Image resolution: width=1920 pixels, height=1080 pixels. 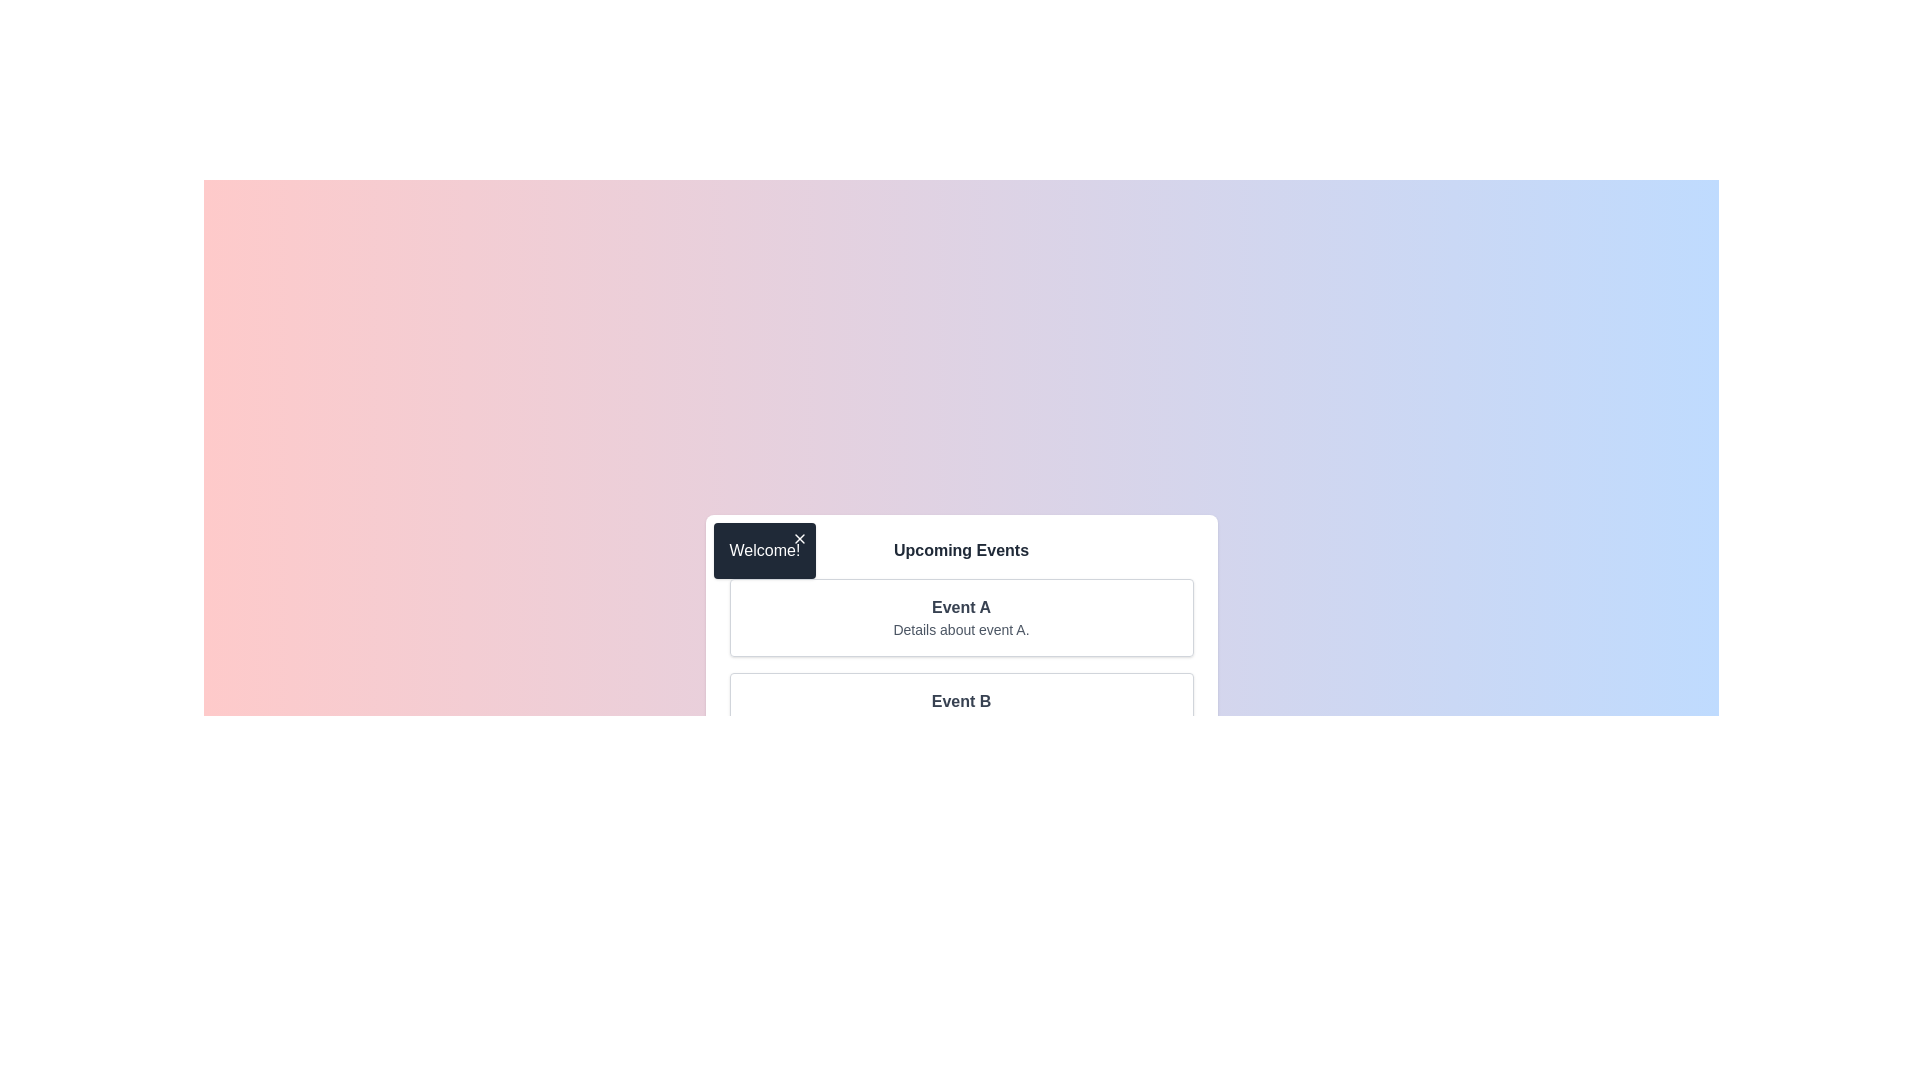 I want to click on the informational card displaying details about 'Event B', which is located below 'Event A' and above 'Event C' in the 'Upcoming Events' section, so click(x=961, y=711).